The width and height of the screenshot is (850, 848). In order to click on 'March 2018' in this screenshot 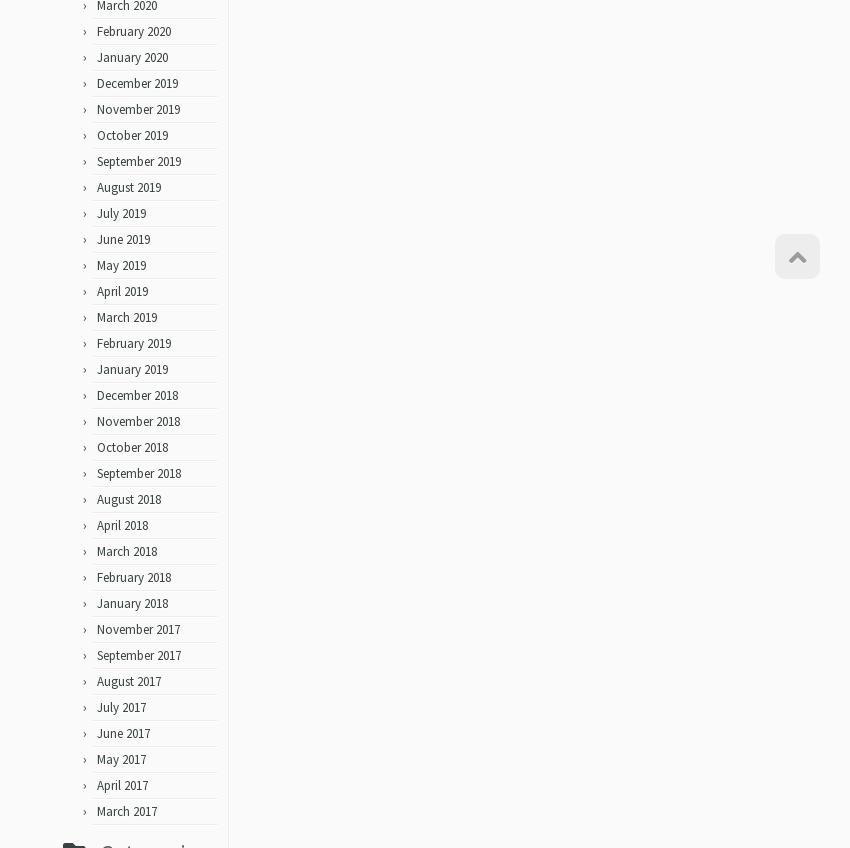, I will do `click(95, 557)`.